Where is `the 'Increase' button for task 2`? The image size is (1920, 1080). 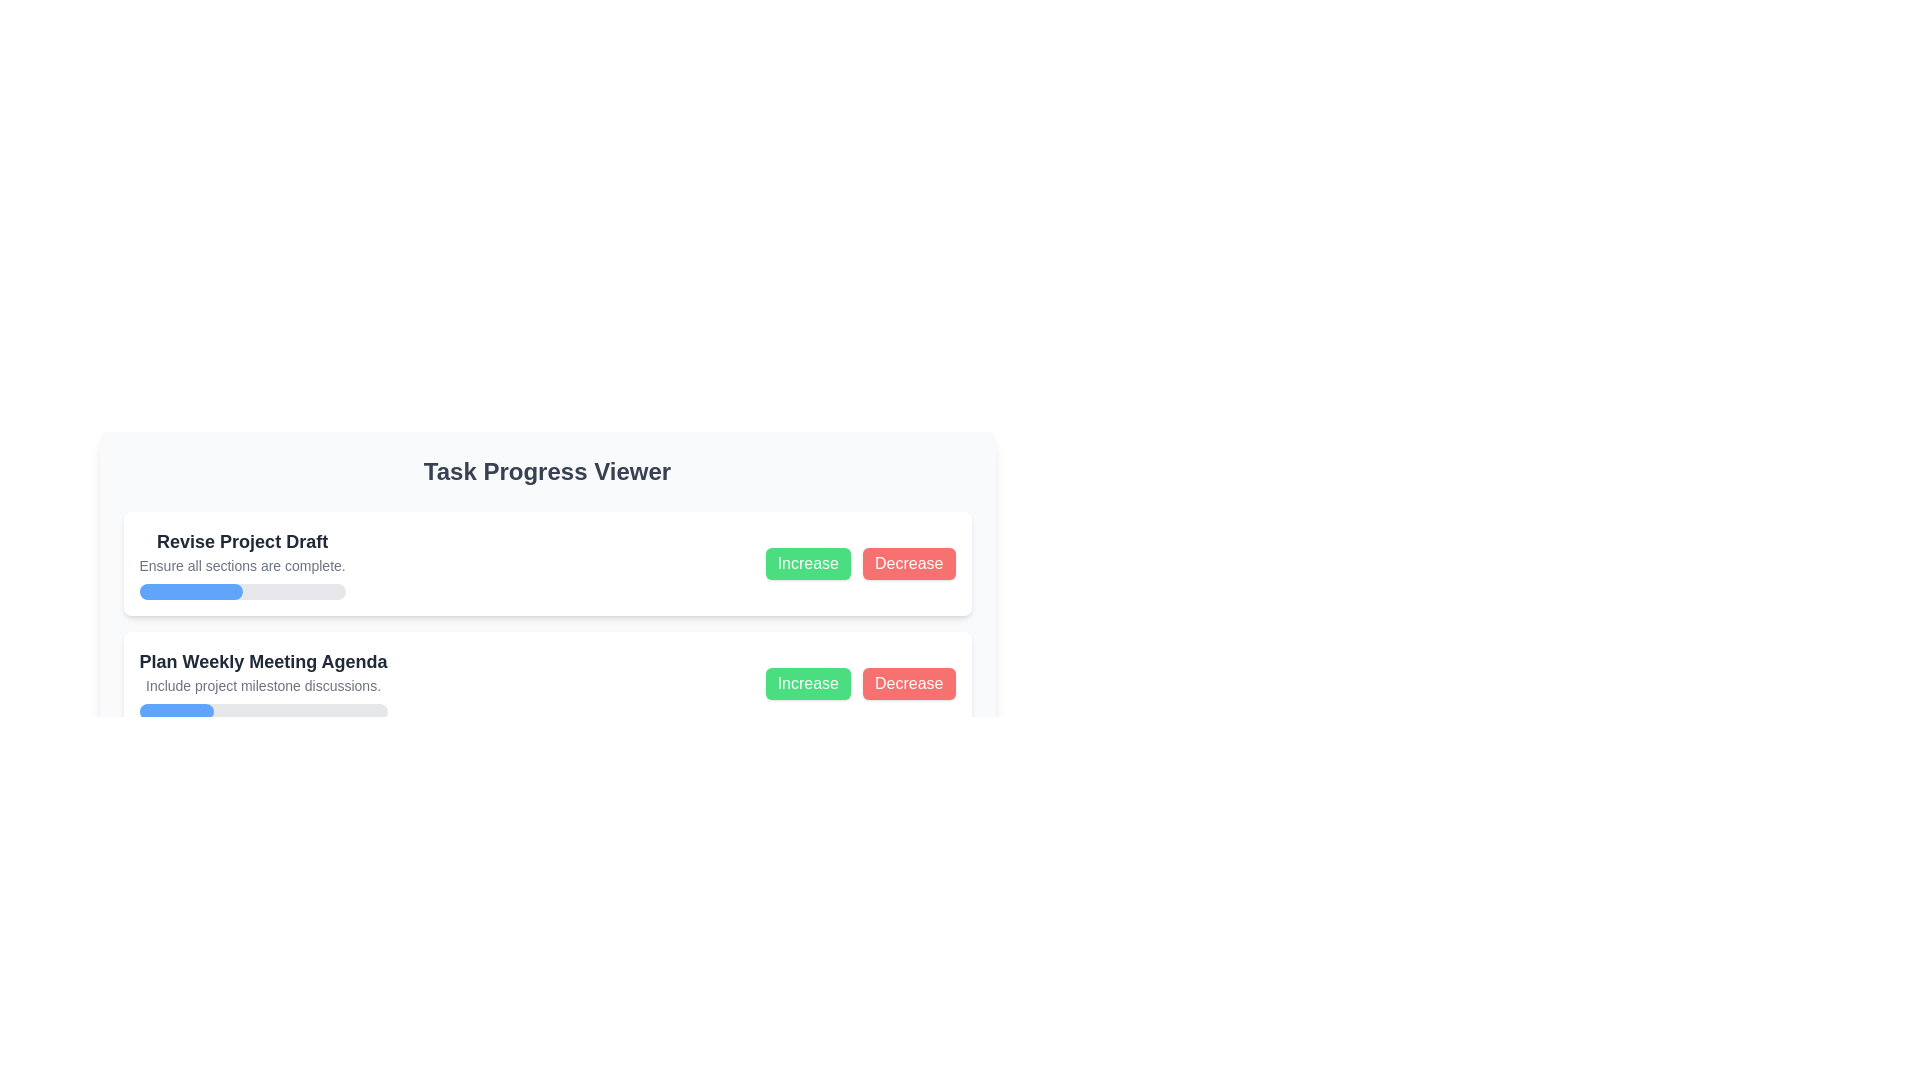
the 'Increase' button for task 2 is located at coordinates (808, 682).